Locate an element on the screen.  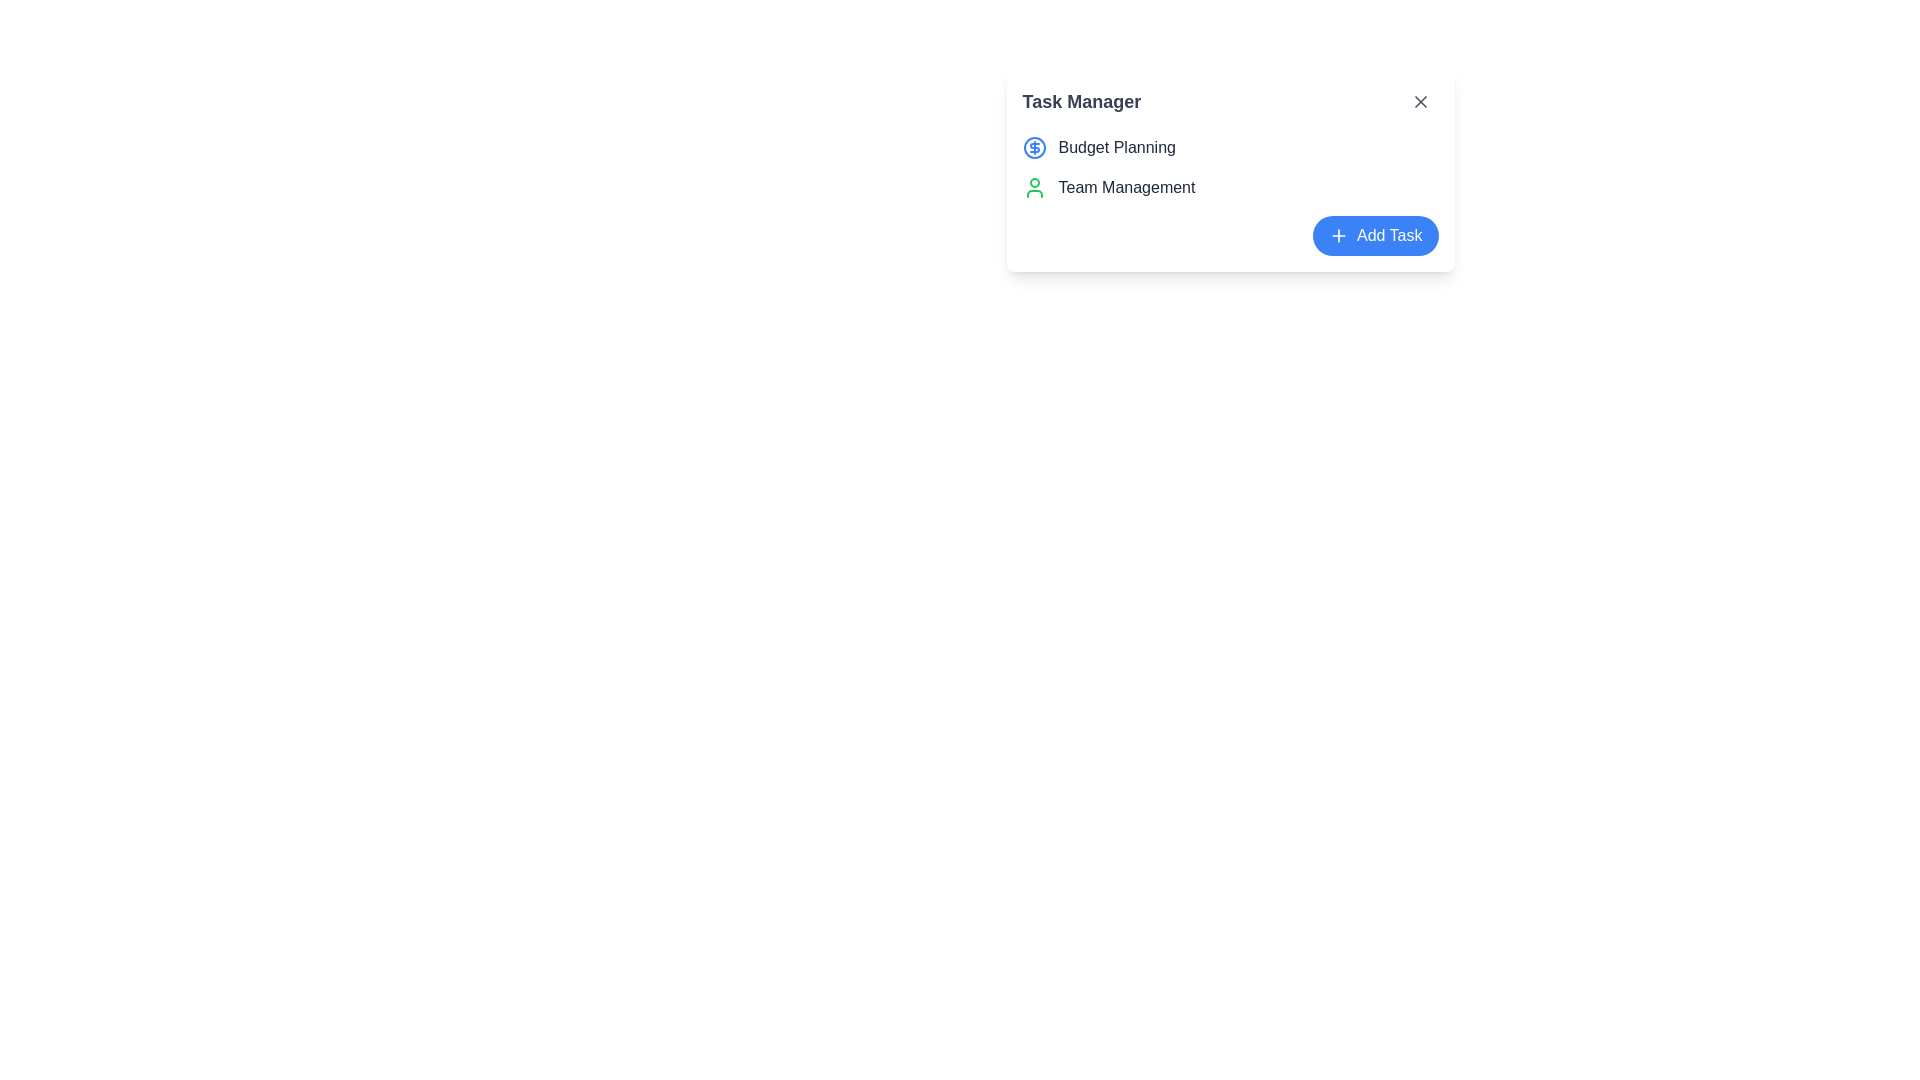
the 'Add Task' button located at the bottom-right corner of the 'Task Manager' section is located at coordinates (1374, 234).